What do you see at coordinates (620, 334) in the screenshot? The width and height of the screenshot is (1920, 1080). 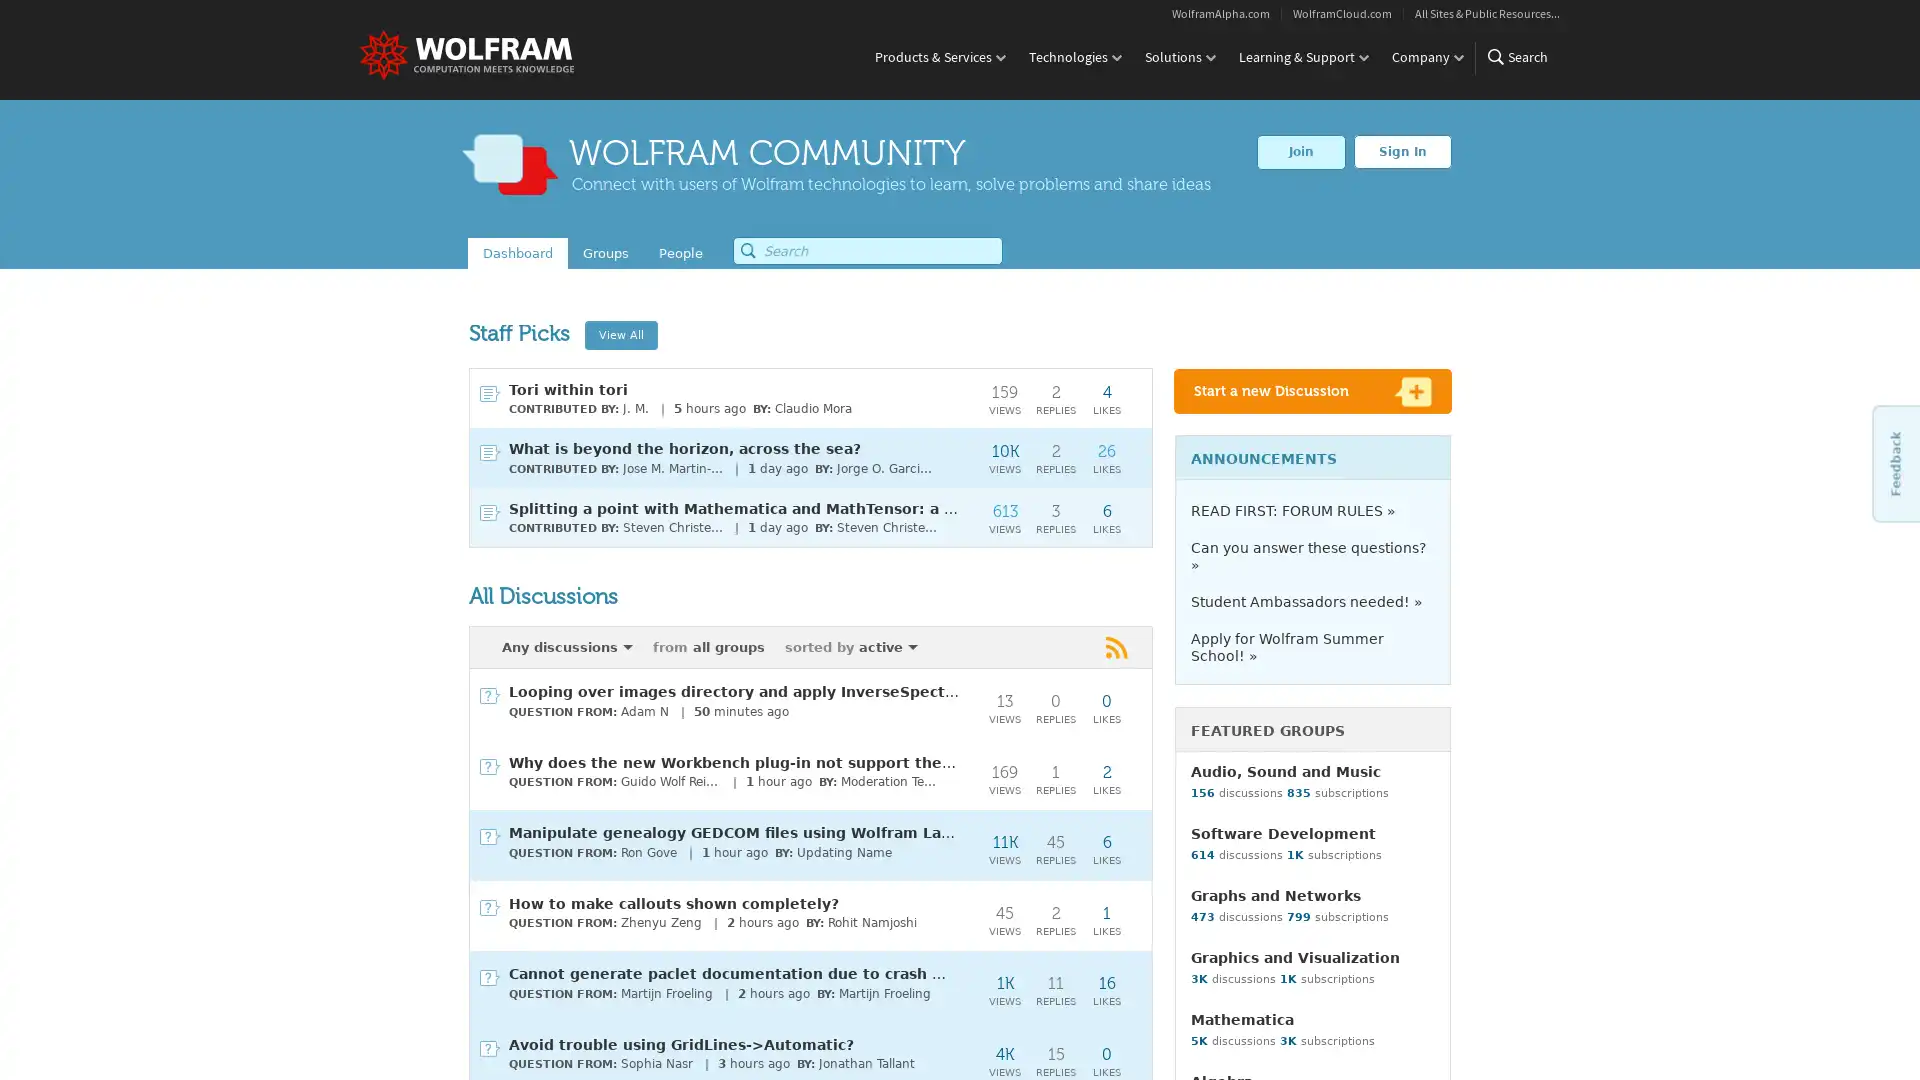 I see `View All` at bounding box center [620, 334].